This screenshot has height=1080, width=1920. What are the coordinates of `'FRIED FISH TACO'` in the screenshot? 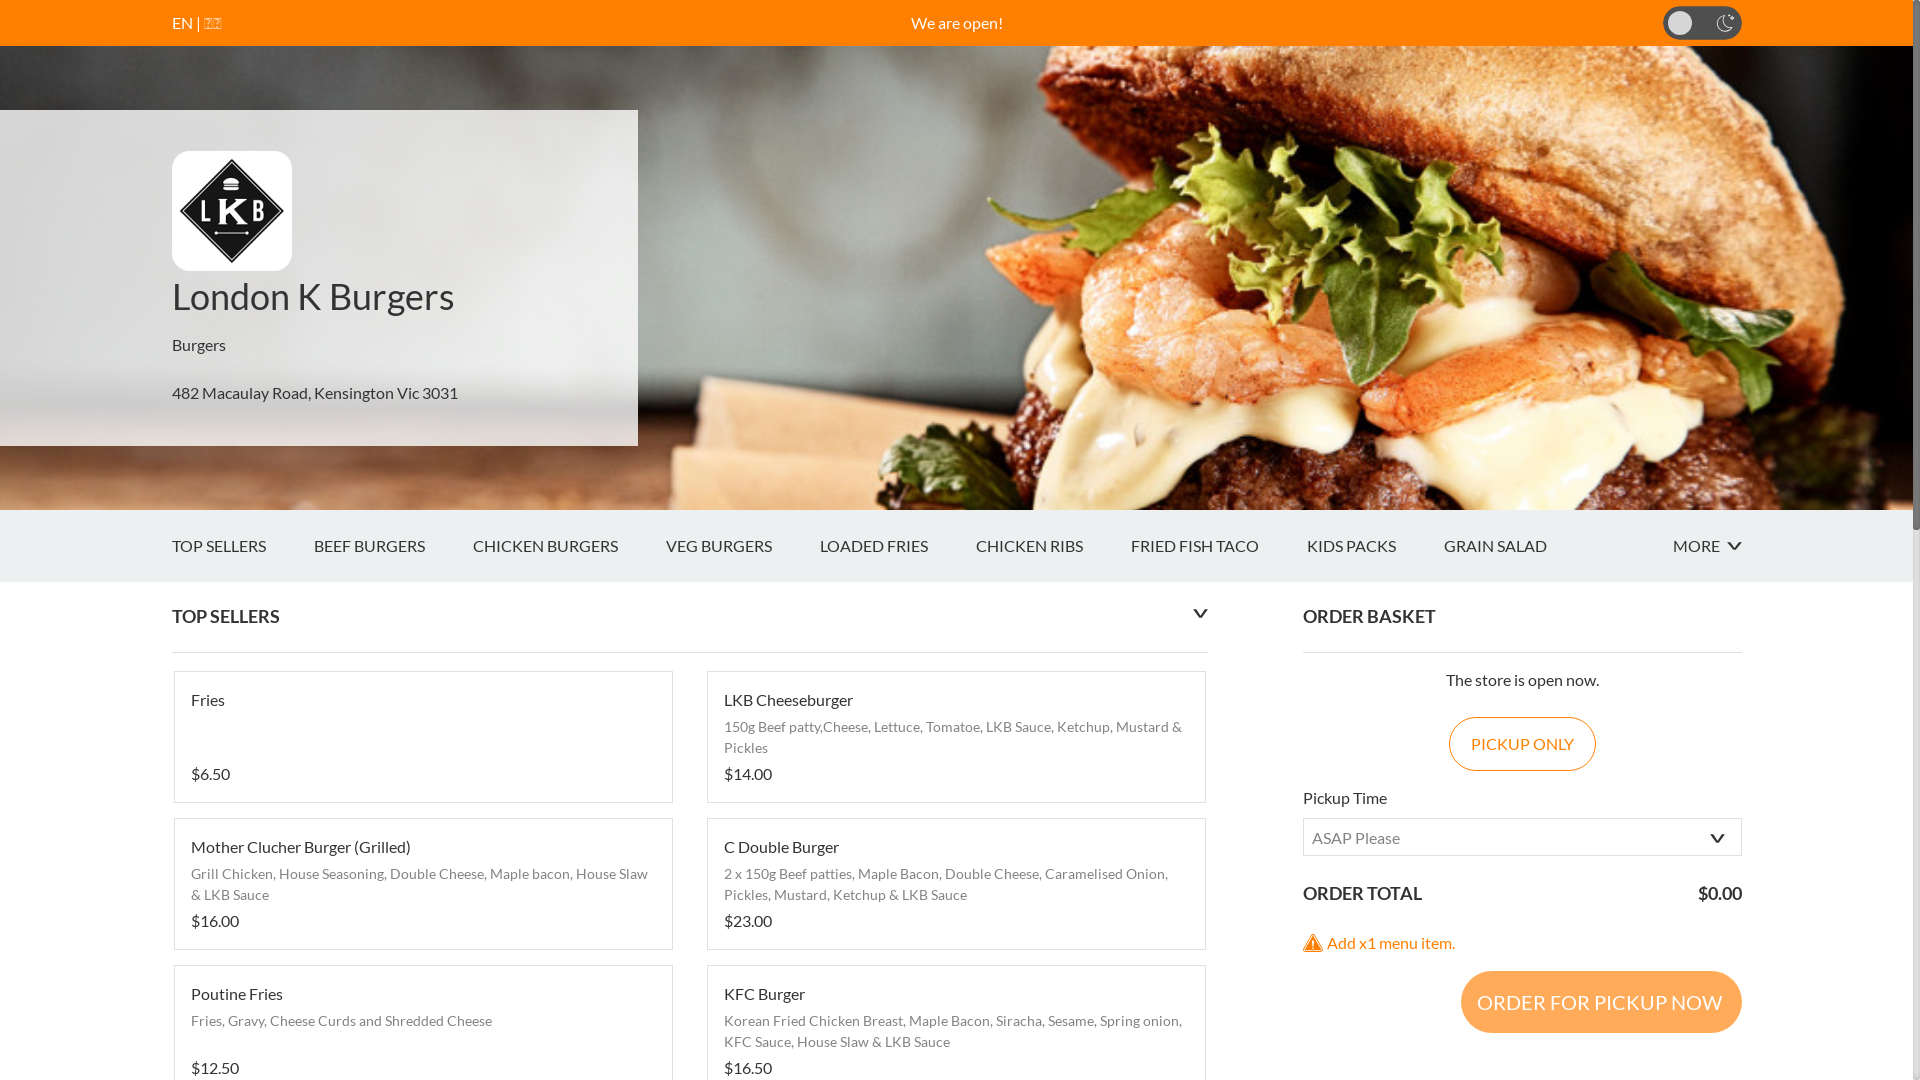 It's located at (1217, 546).